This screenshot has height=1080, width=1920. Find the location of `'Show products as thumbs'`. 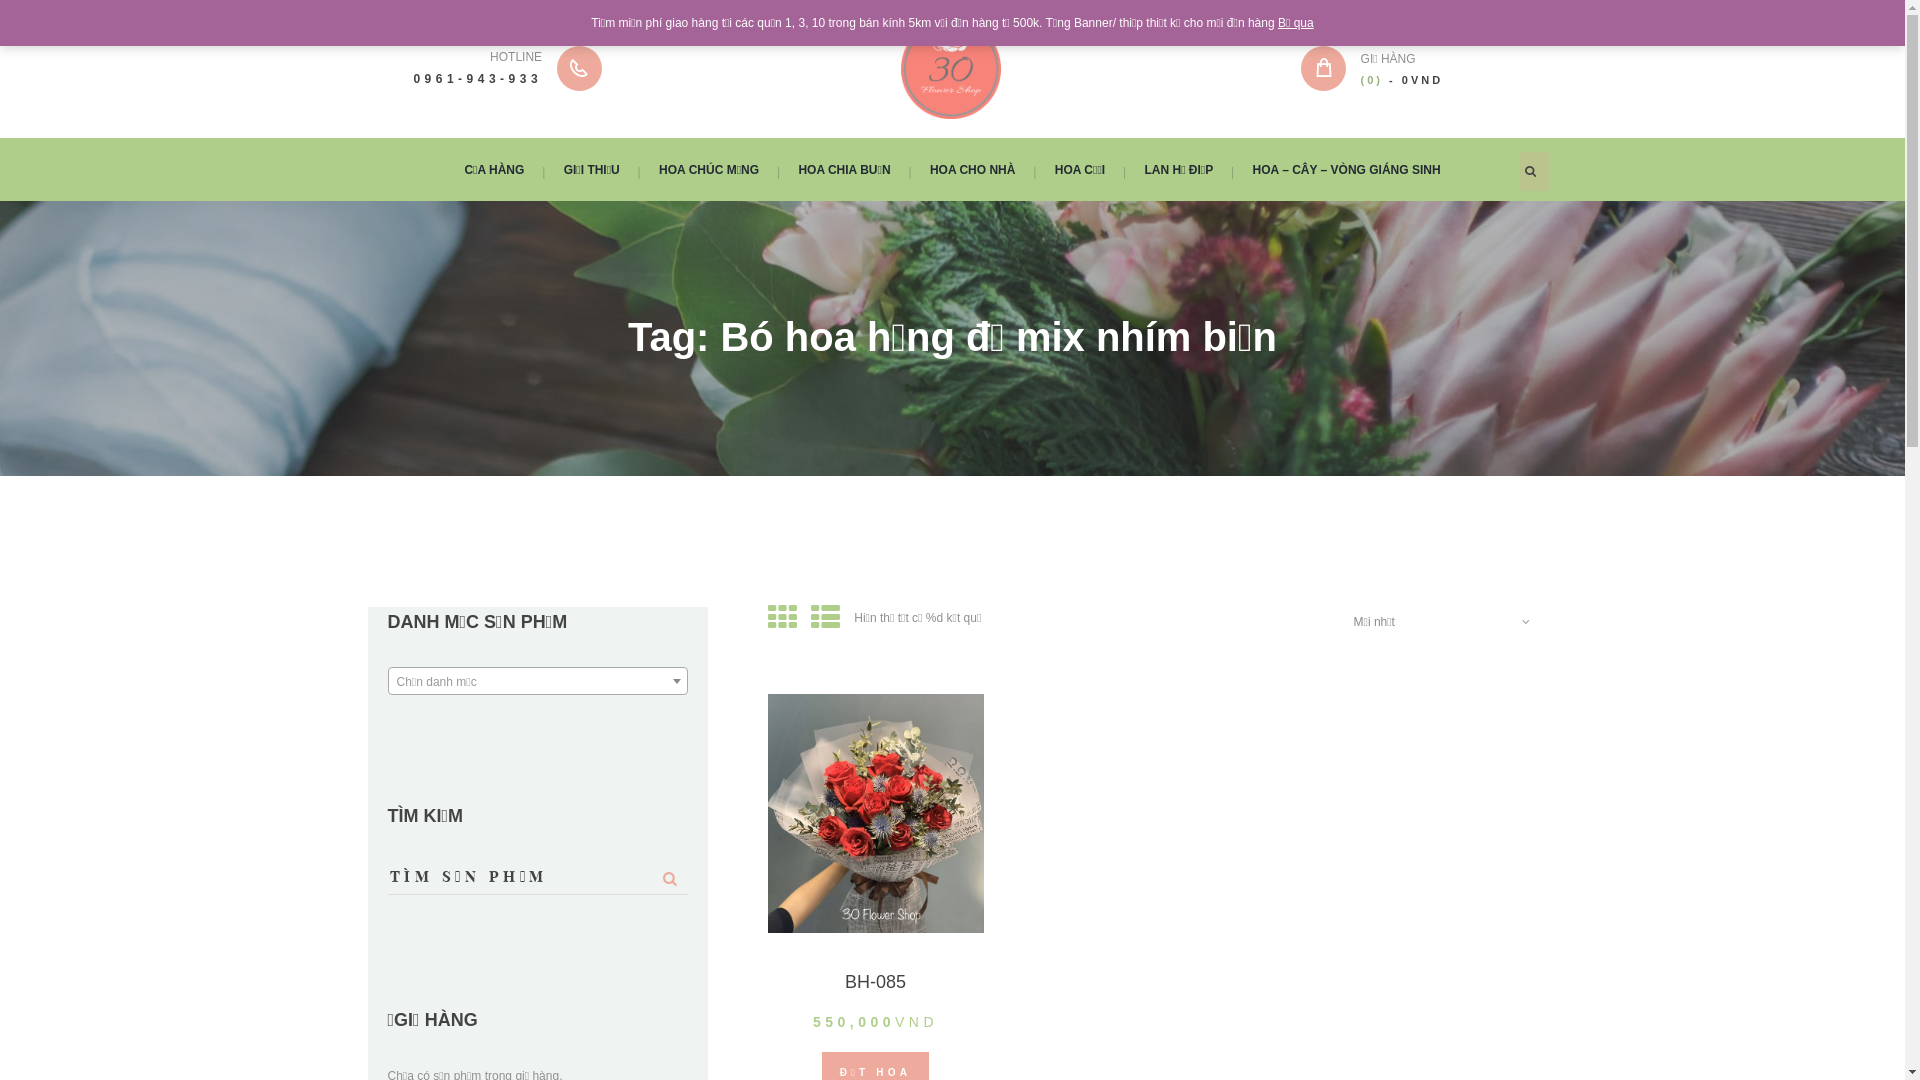

'Show products as thumbs' is located at coordinates (781, 616).